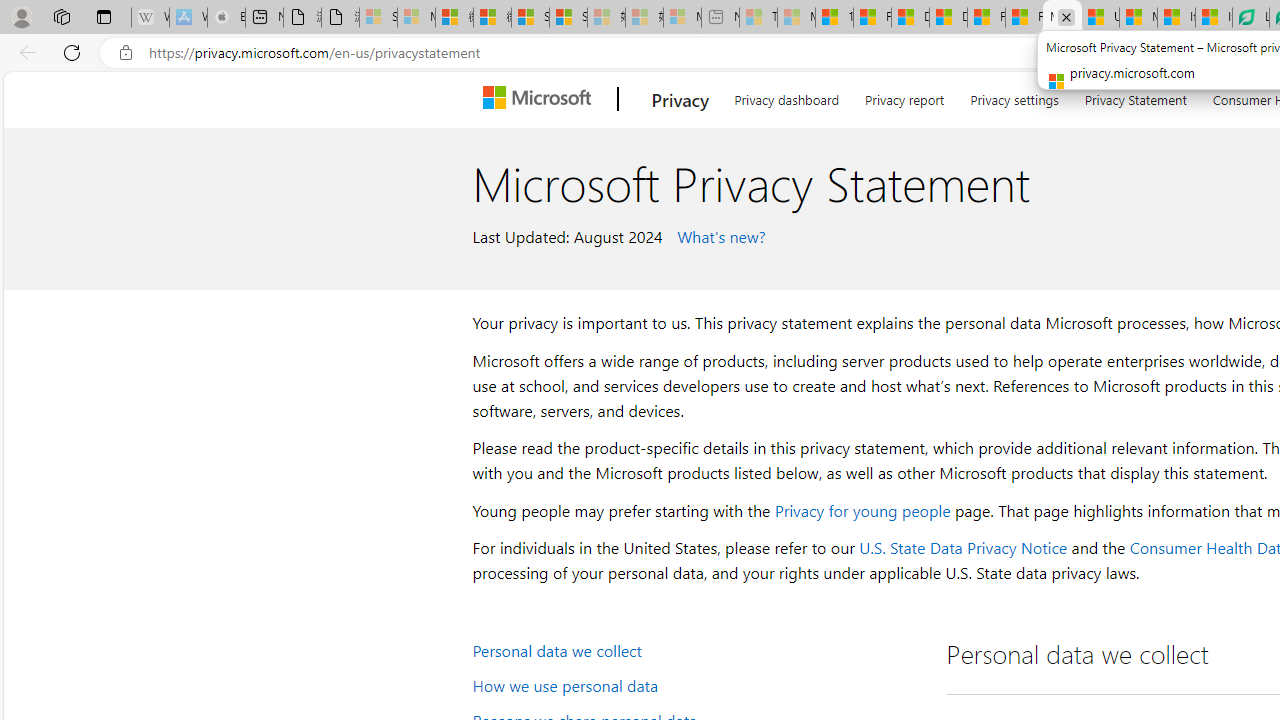 This screenshot has width=1280, height=720. I want to click on 'Microsoft Services Agreement - Sleeping', so click(415, 17).